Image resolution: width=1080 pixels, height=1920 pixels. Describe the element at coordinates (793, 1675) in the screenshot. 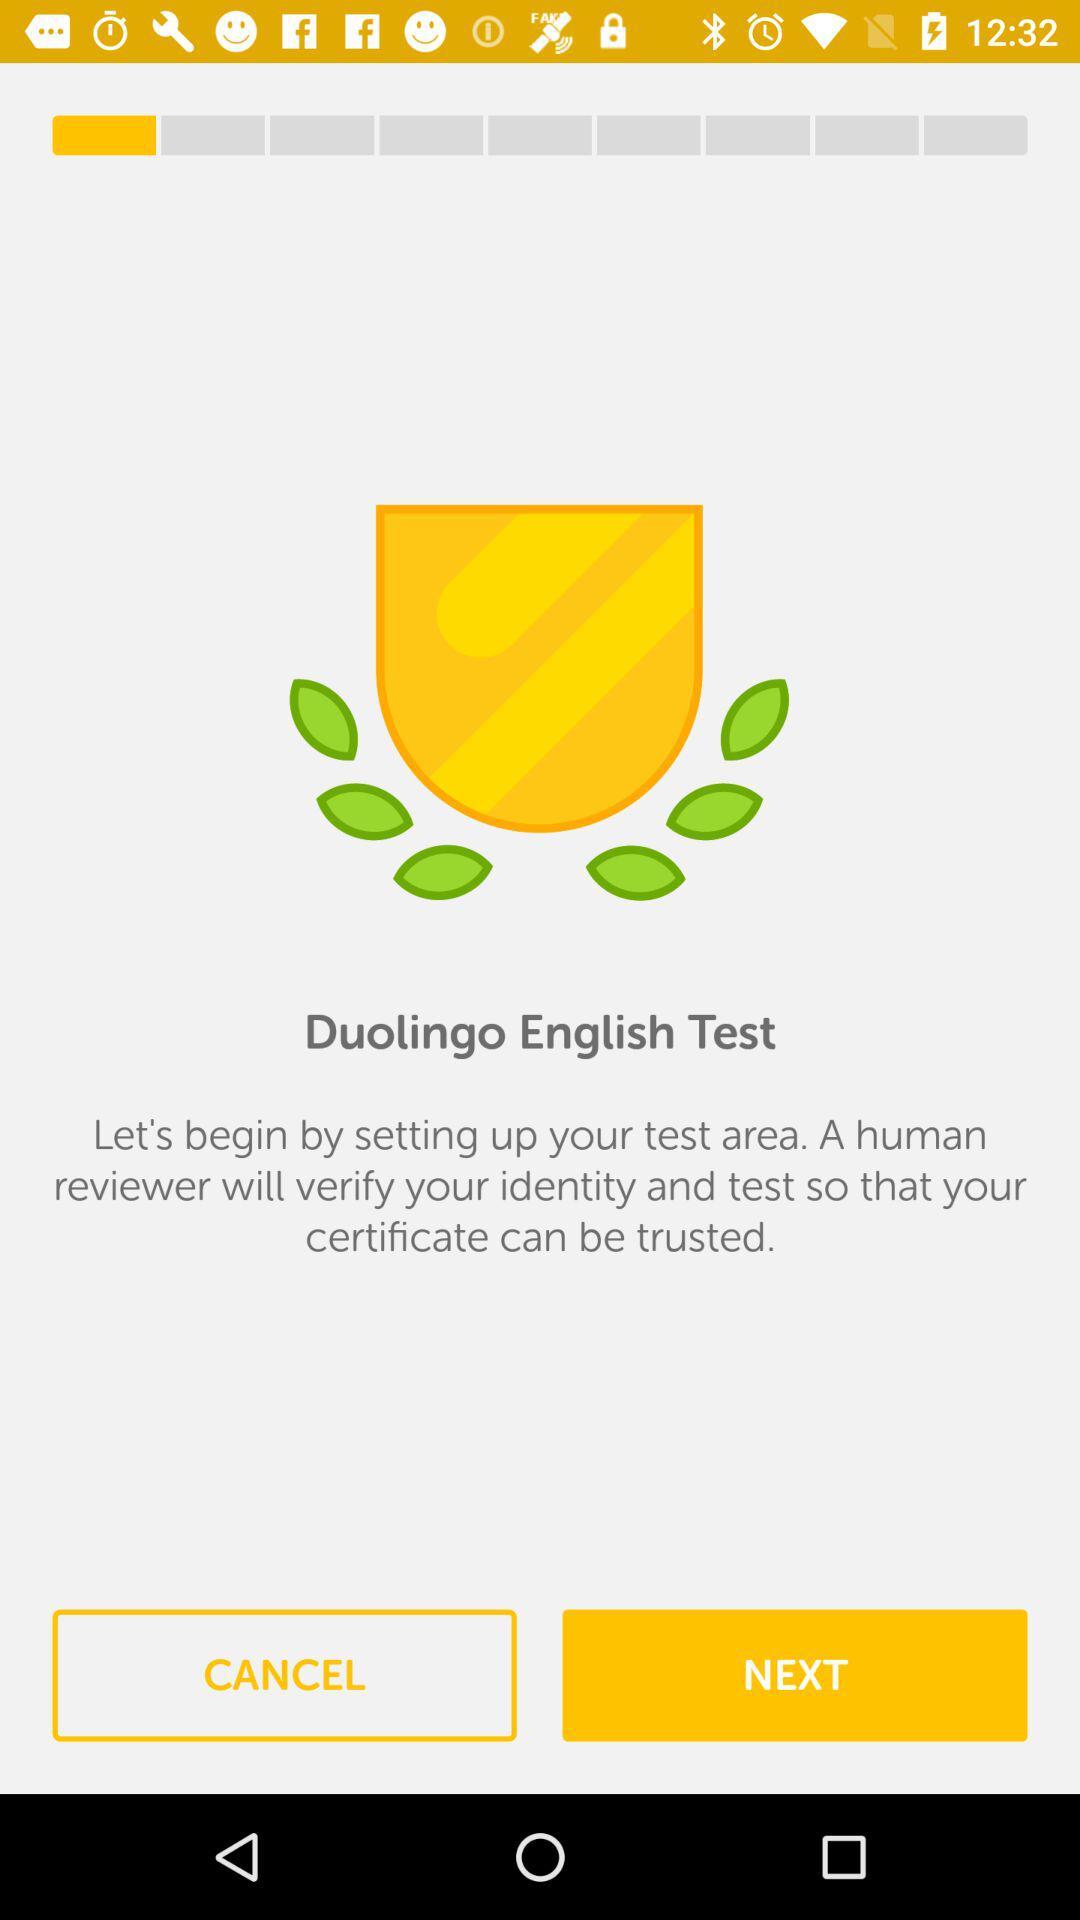

I see `the icon below let s begin` at that location.